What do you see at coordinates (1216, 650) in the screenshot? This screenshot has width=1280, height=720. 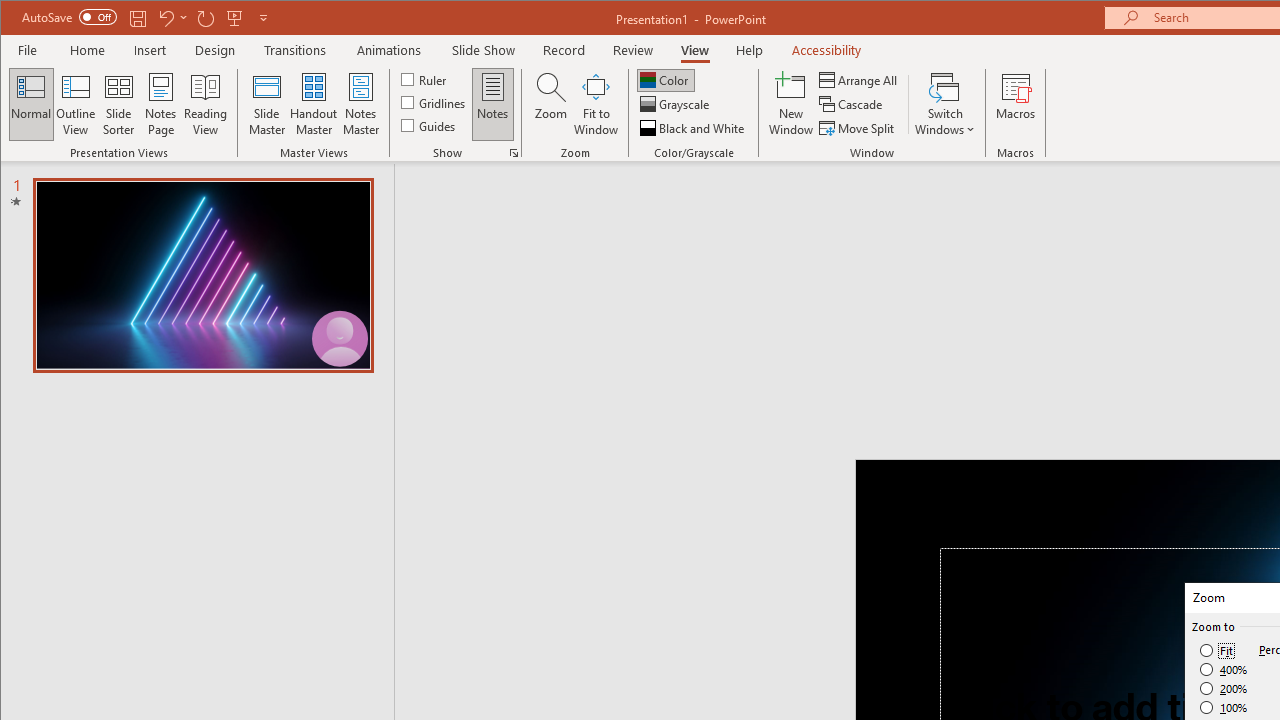 I see `'Fit'` at bounding box center [1216, 650].